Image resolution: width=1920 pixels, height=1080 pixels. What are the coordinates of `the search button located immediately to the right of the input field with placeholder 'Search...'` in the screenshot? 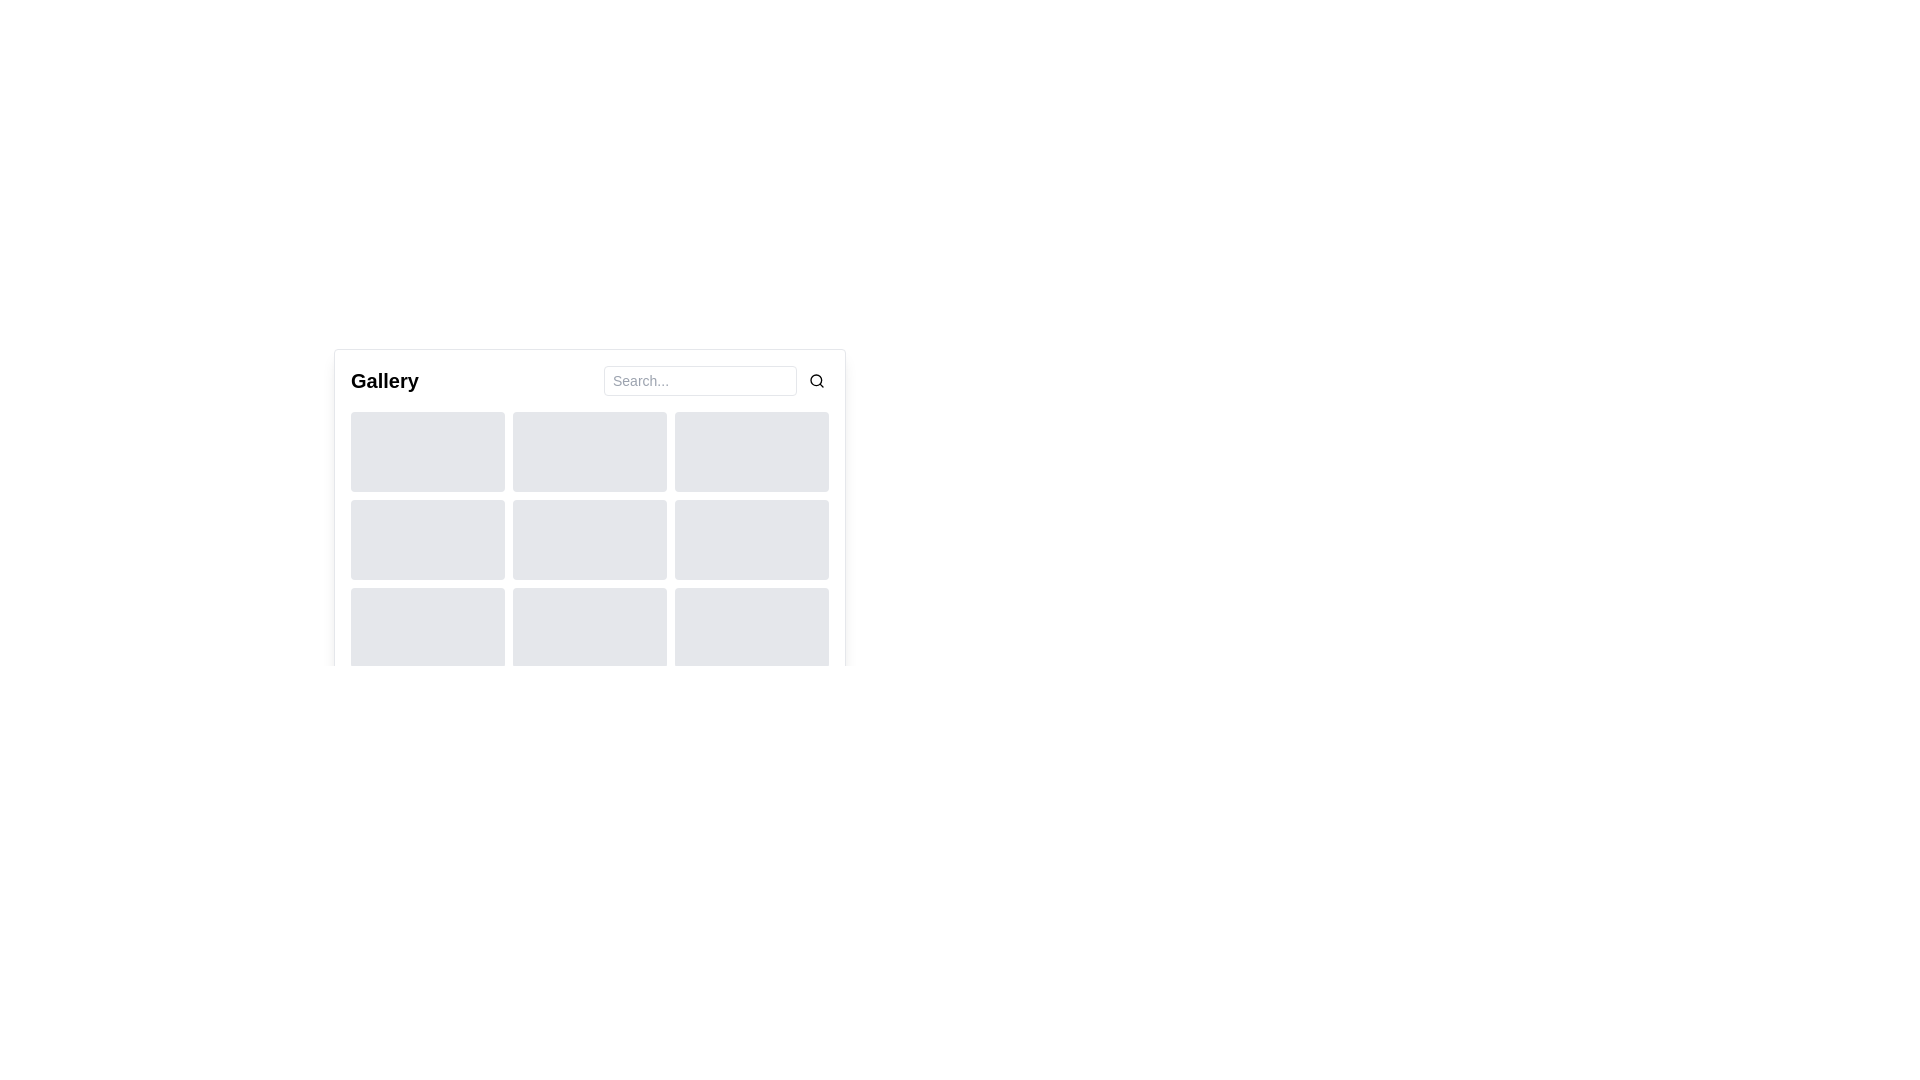 It's located at (816, 381).